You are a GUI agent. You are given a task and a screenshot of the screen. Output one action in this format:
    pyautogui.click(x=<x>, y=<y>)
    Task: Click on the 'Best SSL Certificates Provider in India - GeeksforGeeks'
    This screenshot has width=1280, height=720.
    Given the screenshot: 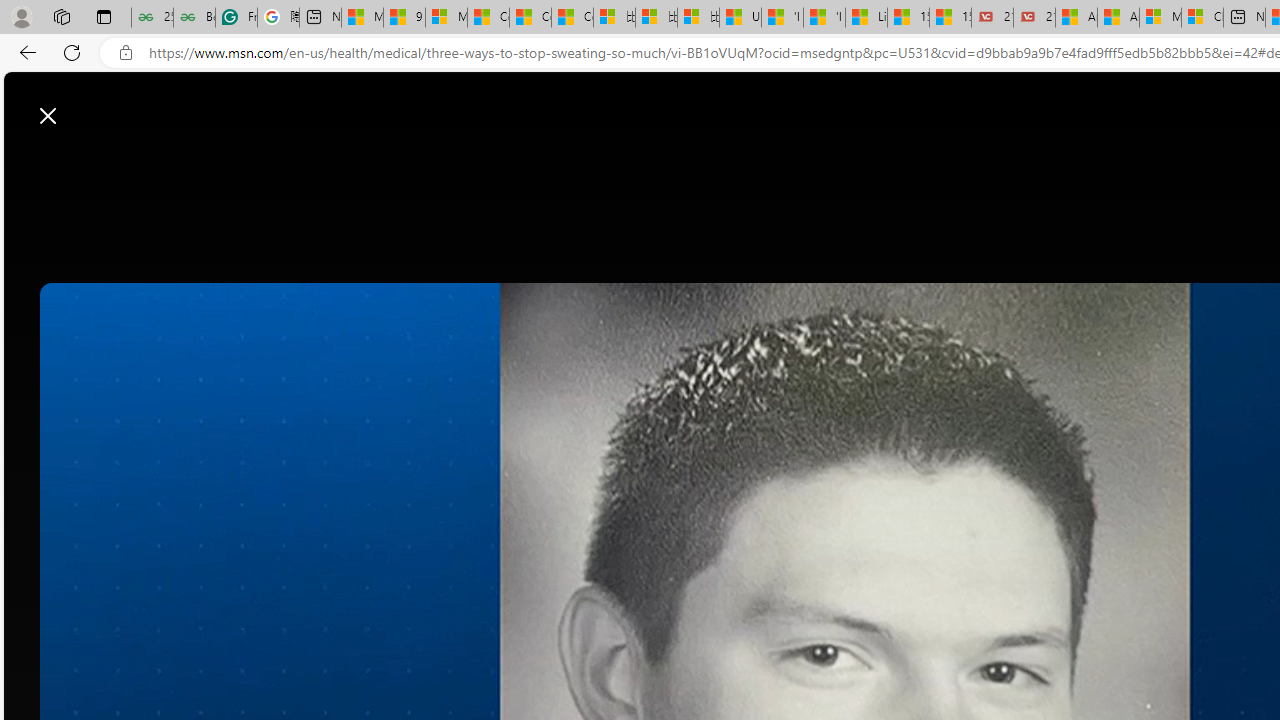 What is the action you would take?
    pyautogui.click(x=194, y=17)
    